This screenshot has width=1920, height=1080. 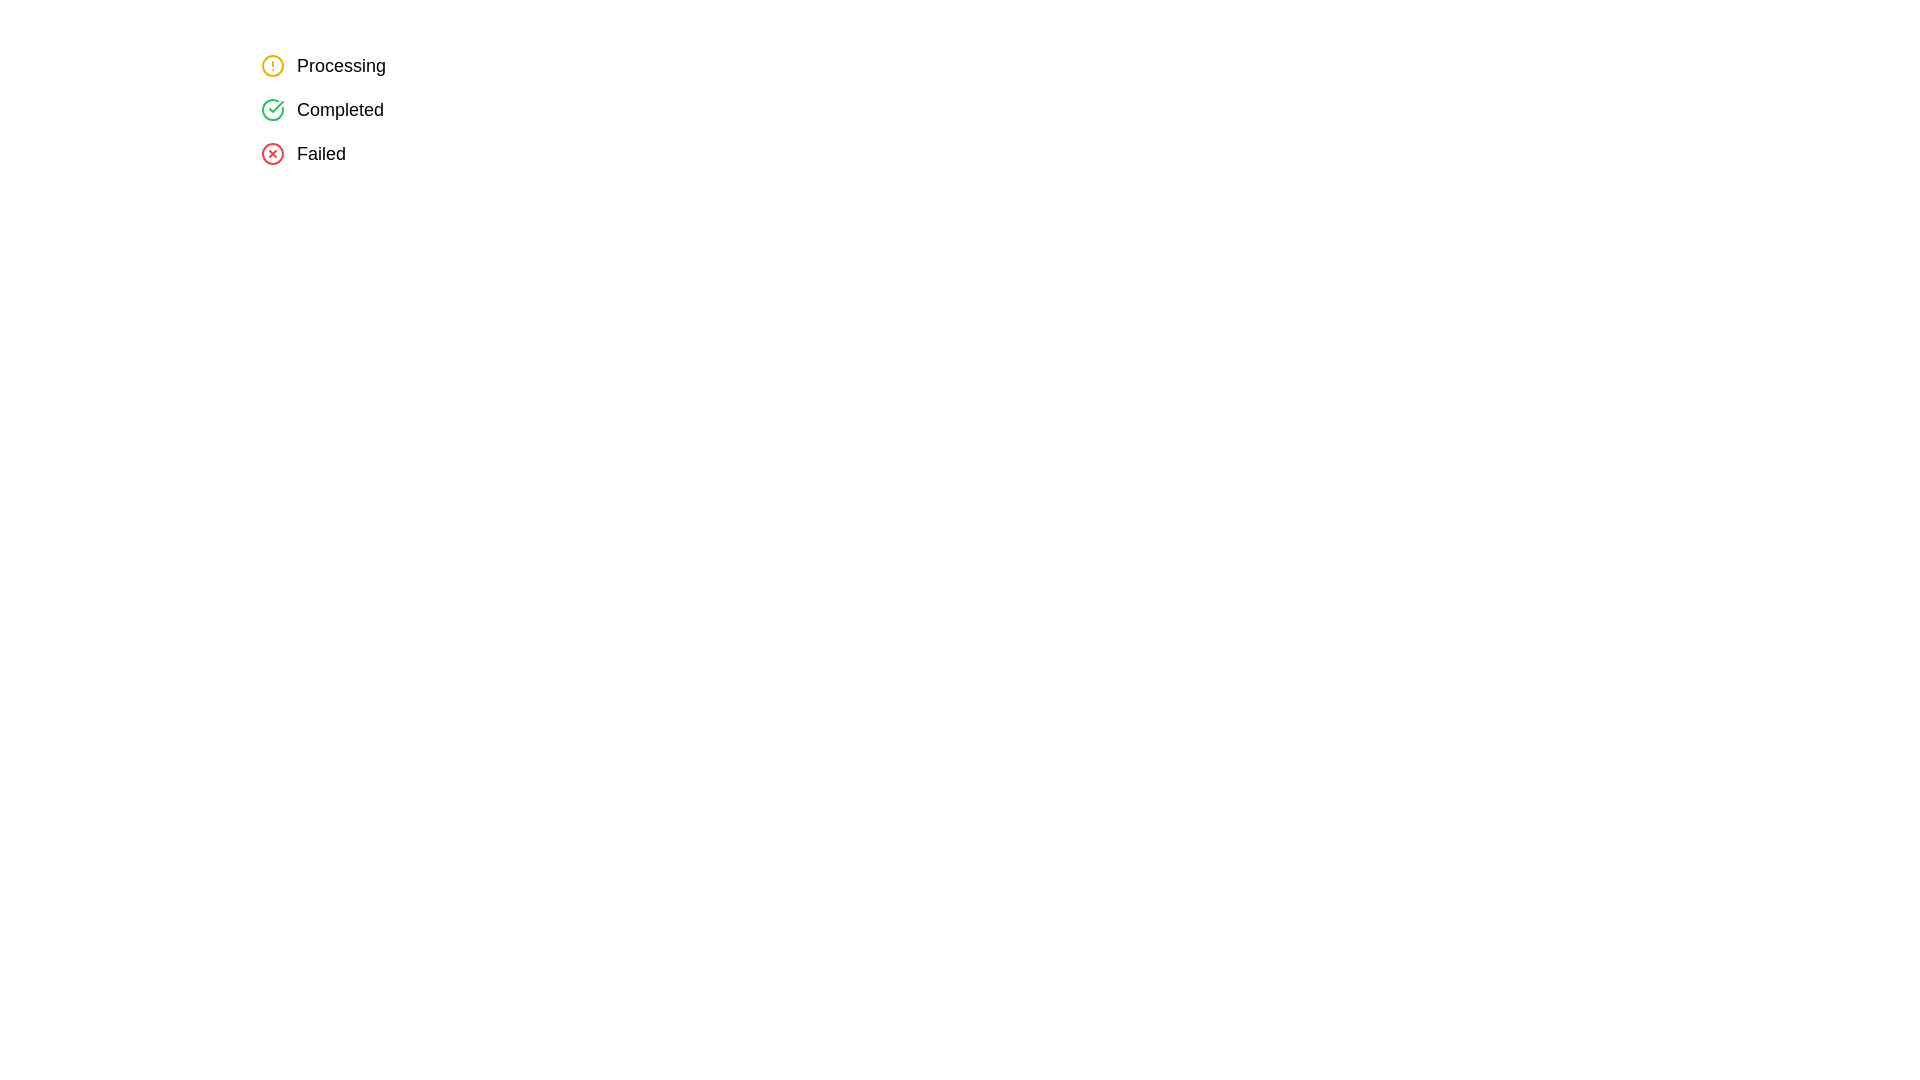 I want to click on the status indicator at the top of the vertical stack, which displays 'Processing' to convey that a task is currently ongoing, so click(x=323, y=64).